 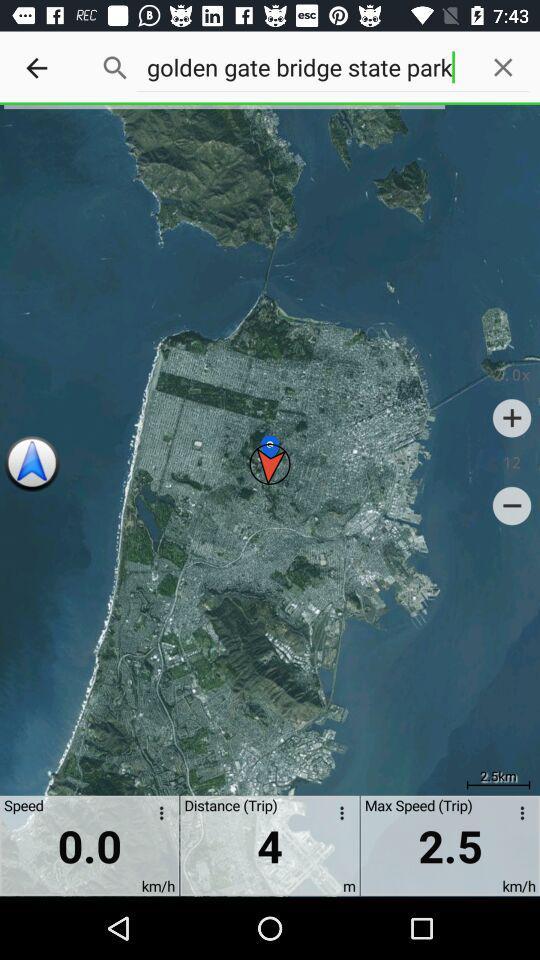 What do you see at coordinates (338, 816) in the screenshot?
I see `the options icon above the number 4` at bounding box center [338, 816].